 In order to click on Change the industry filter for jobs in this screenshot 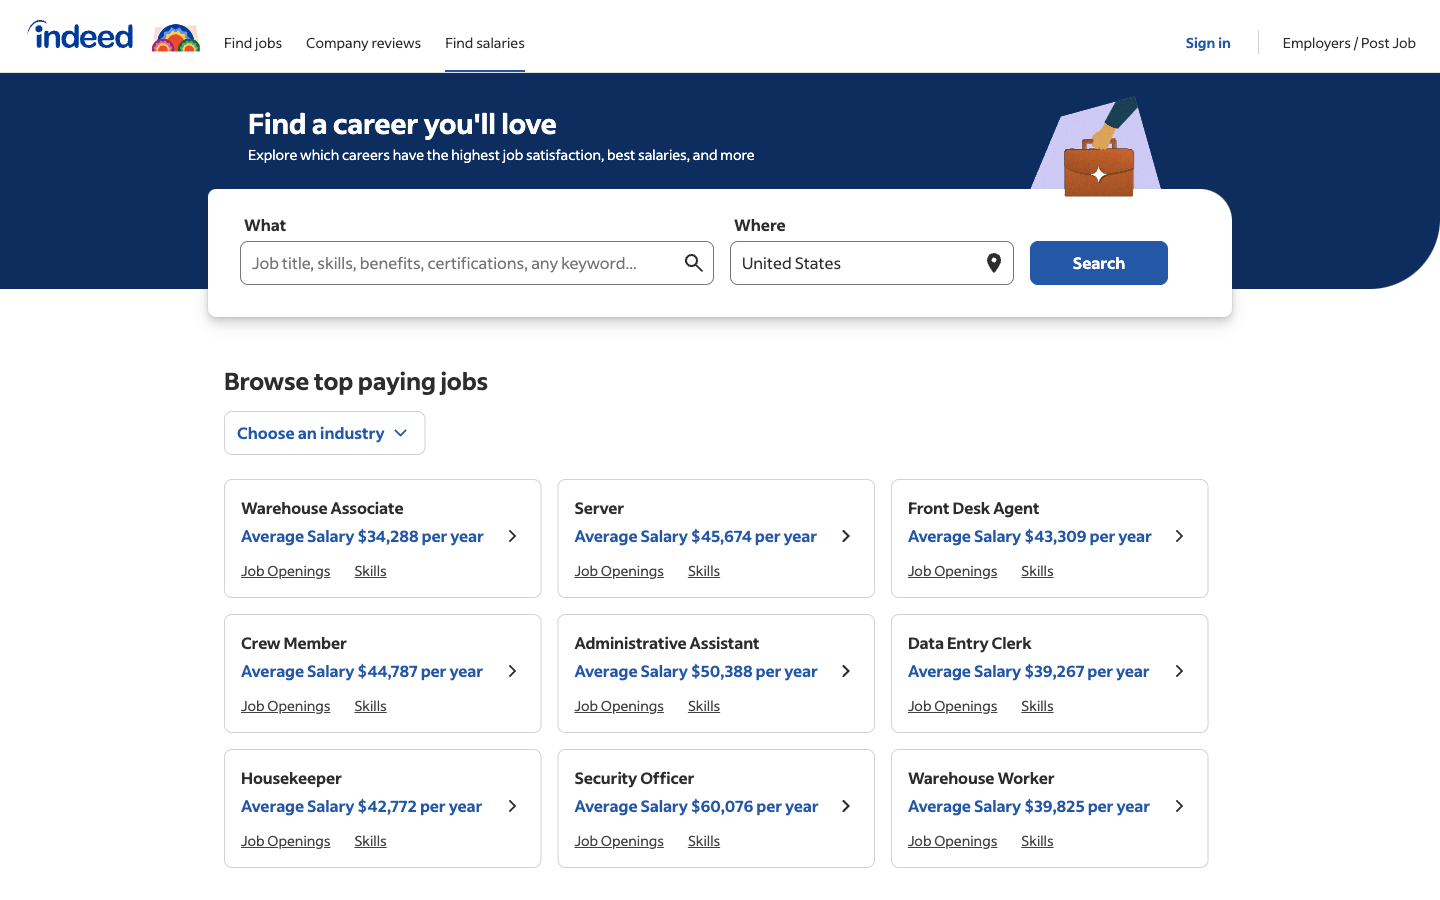, I will do `click(325, 432)`.